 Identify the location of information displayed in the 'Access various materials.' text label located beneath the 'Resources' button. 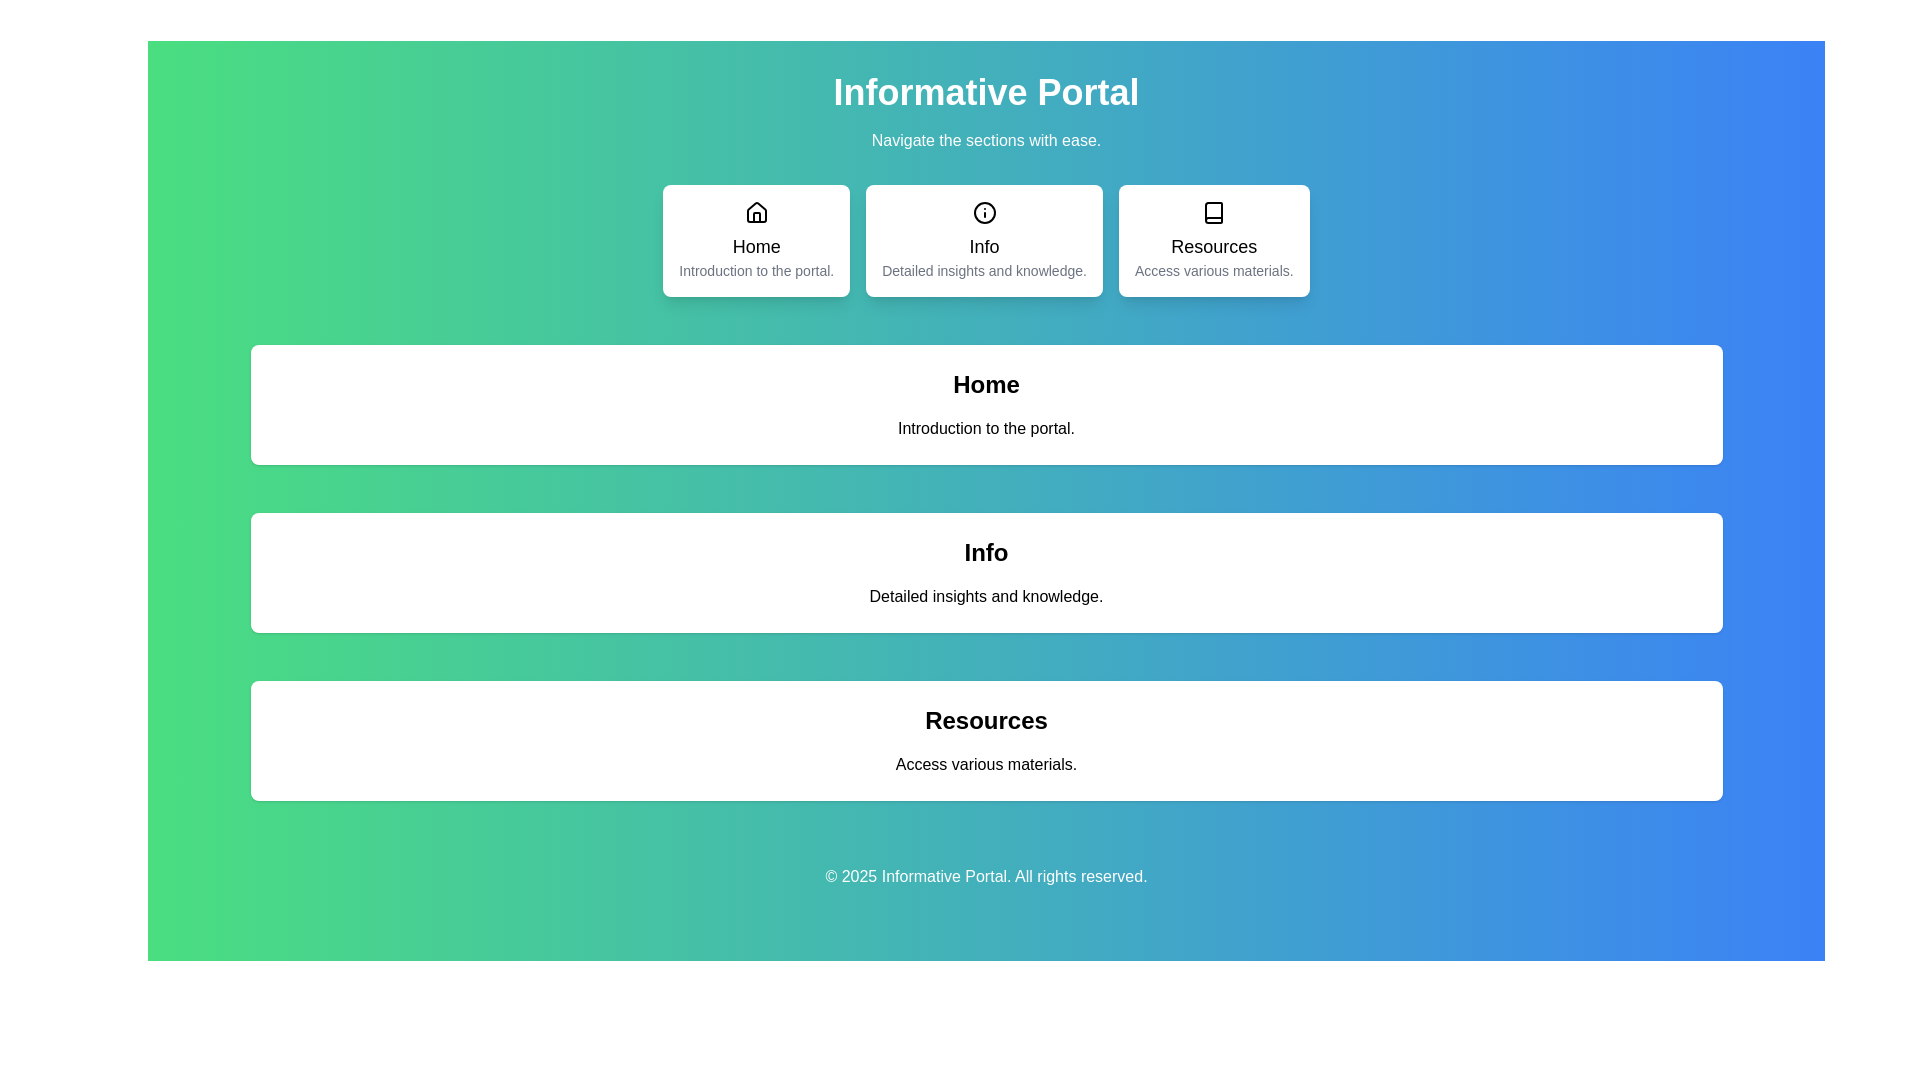
(1213, 270).